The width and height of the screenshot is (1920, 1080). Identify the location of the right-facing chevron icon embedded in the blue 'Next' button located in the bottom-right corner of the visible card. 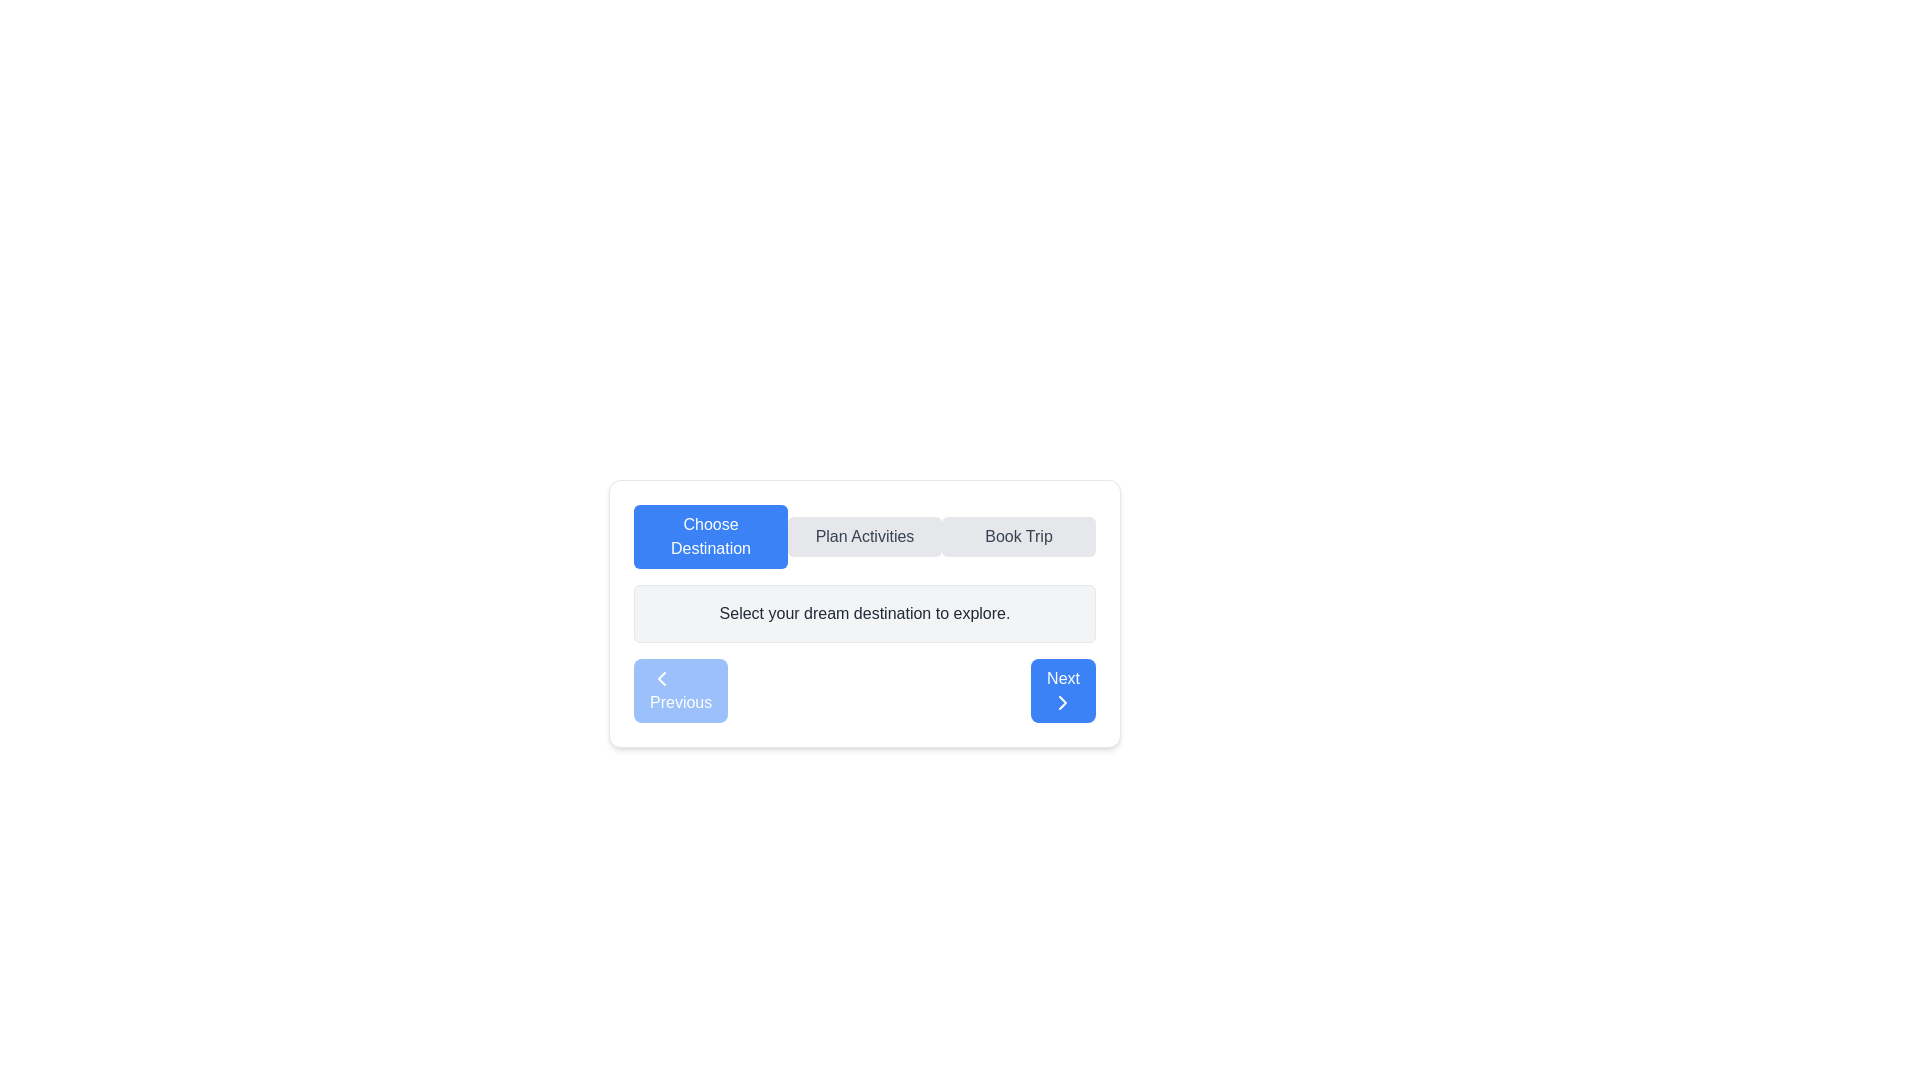
(1062, 701).